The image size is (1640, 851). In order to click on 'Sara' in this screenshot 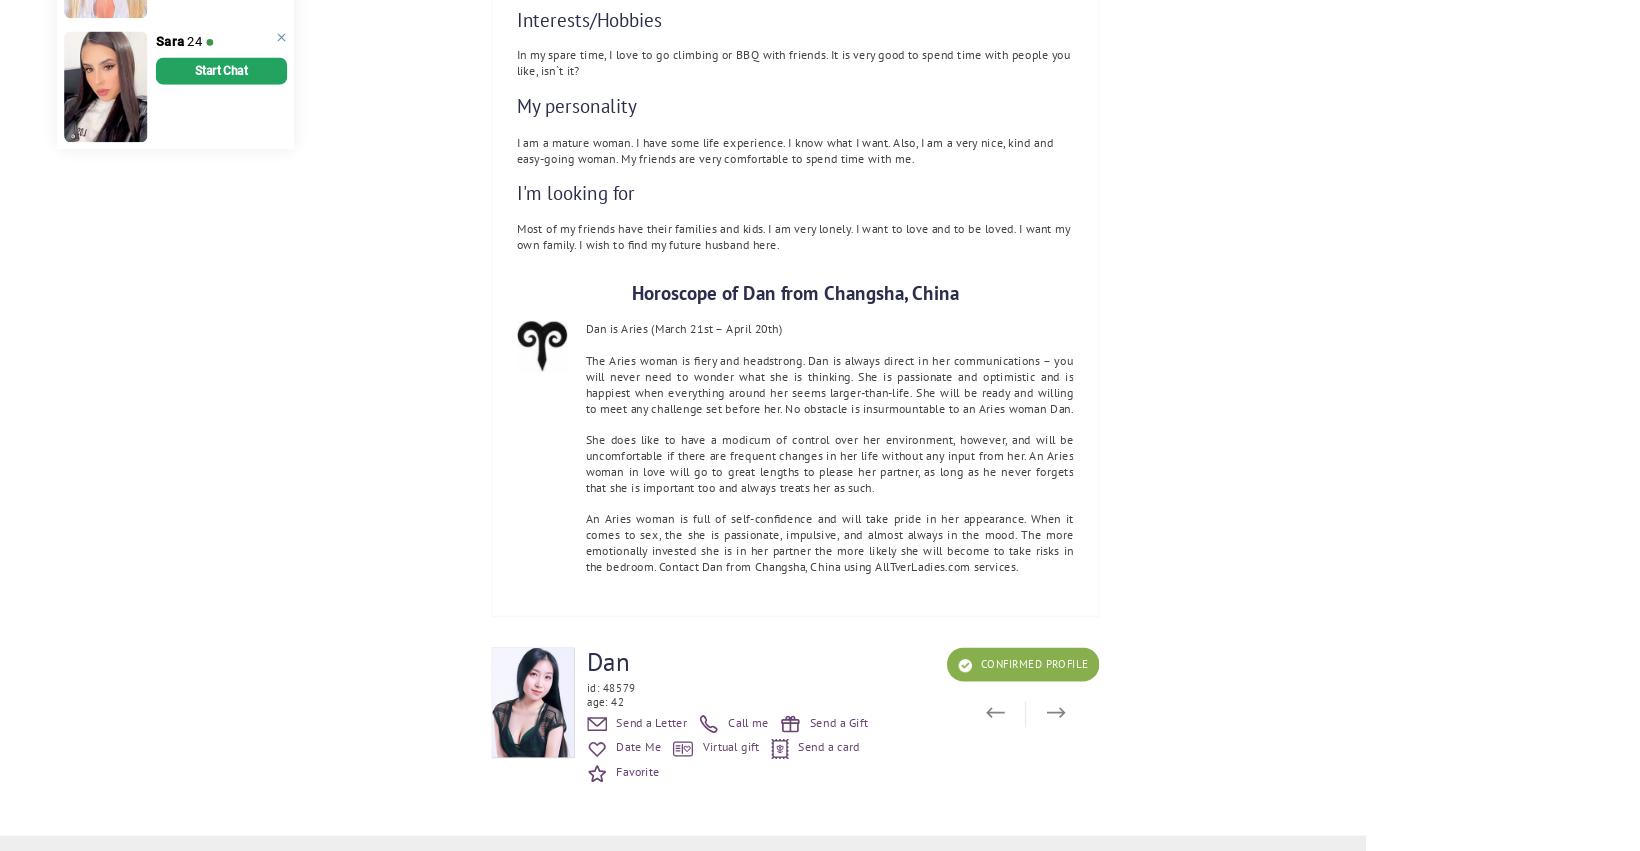, I will do `click(169, 41)`.